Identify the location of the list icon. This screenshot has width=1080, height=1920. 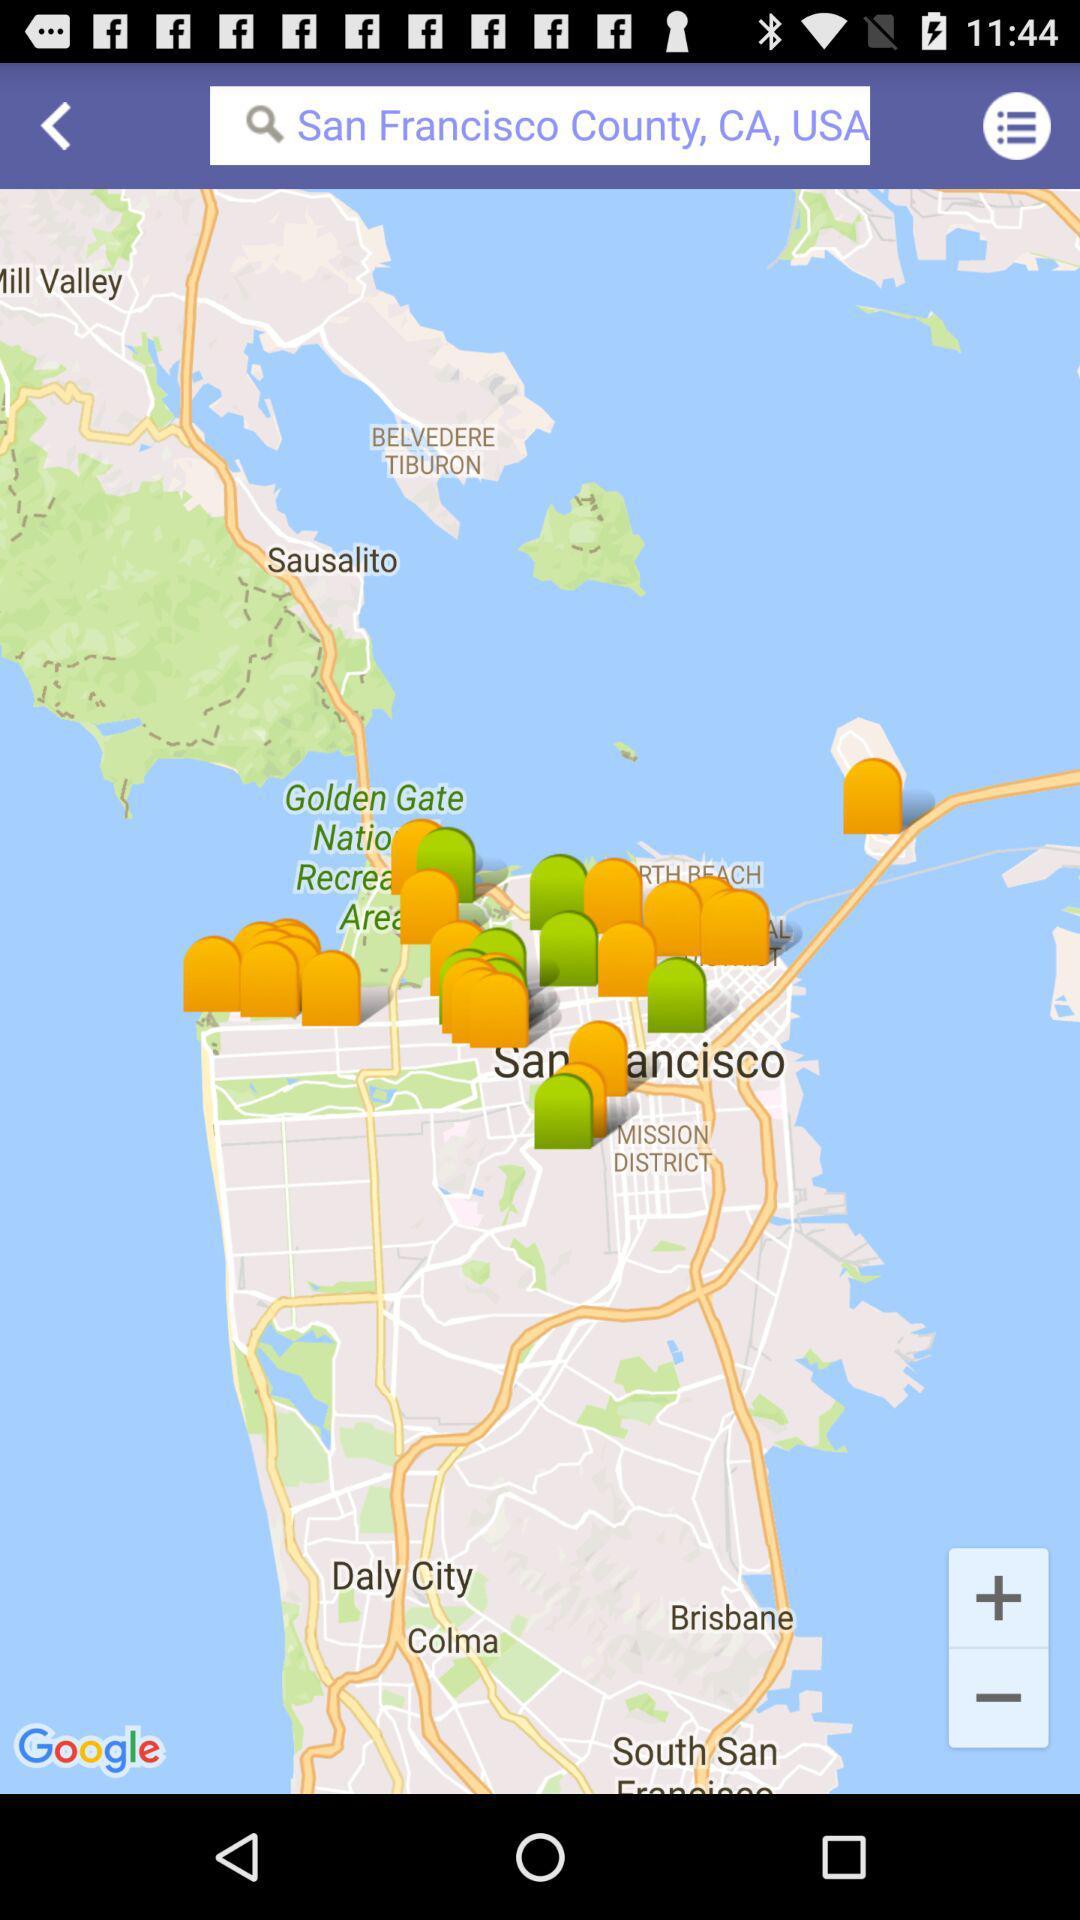
(1017, 133).